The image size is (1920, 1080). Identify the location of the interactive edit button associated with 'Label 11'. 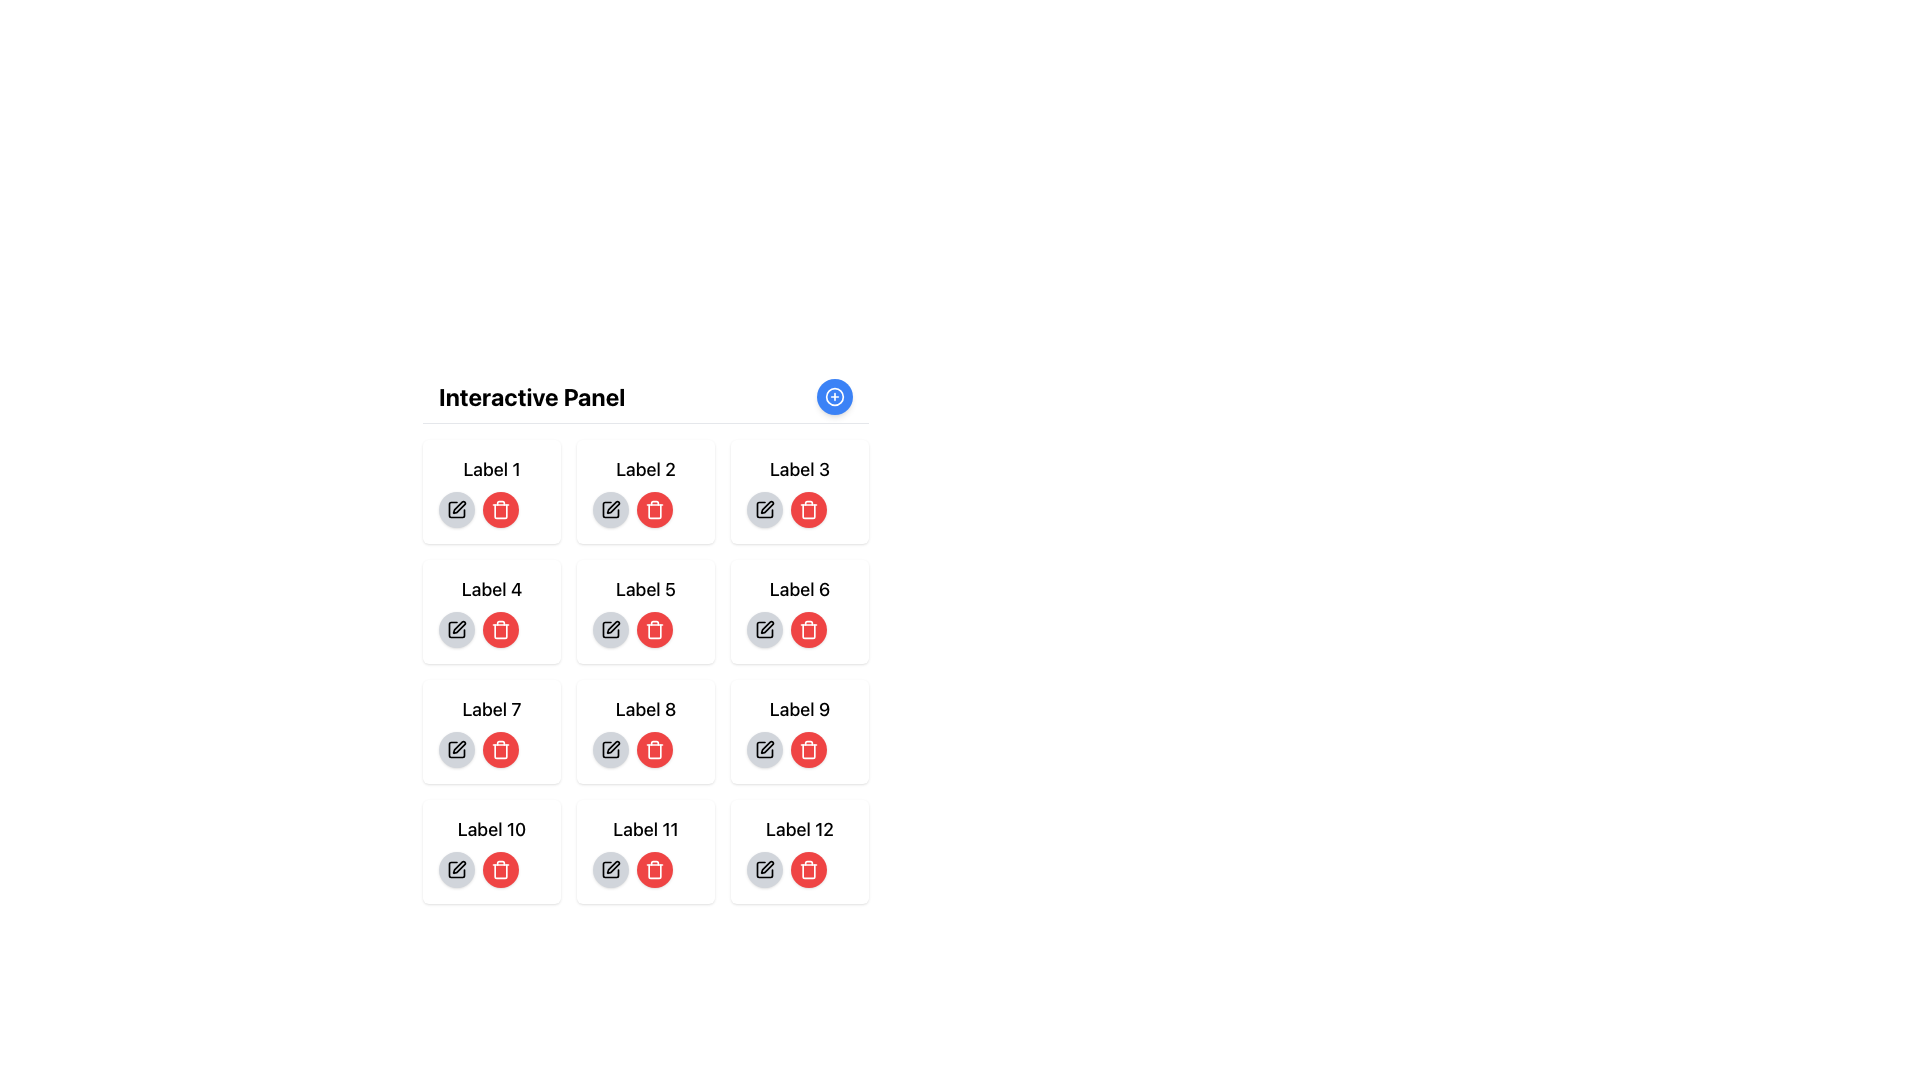
(609, 869).